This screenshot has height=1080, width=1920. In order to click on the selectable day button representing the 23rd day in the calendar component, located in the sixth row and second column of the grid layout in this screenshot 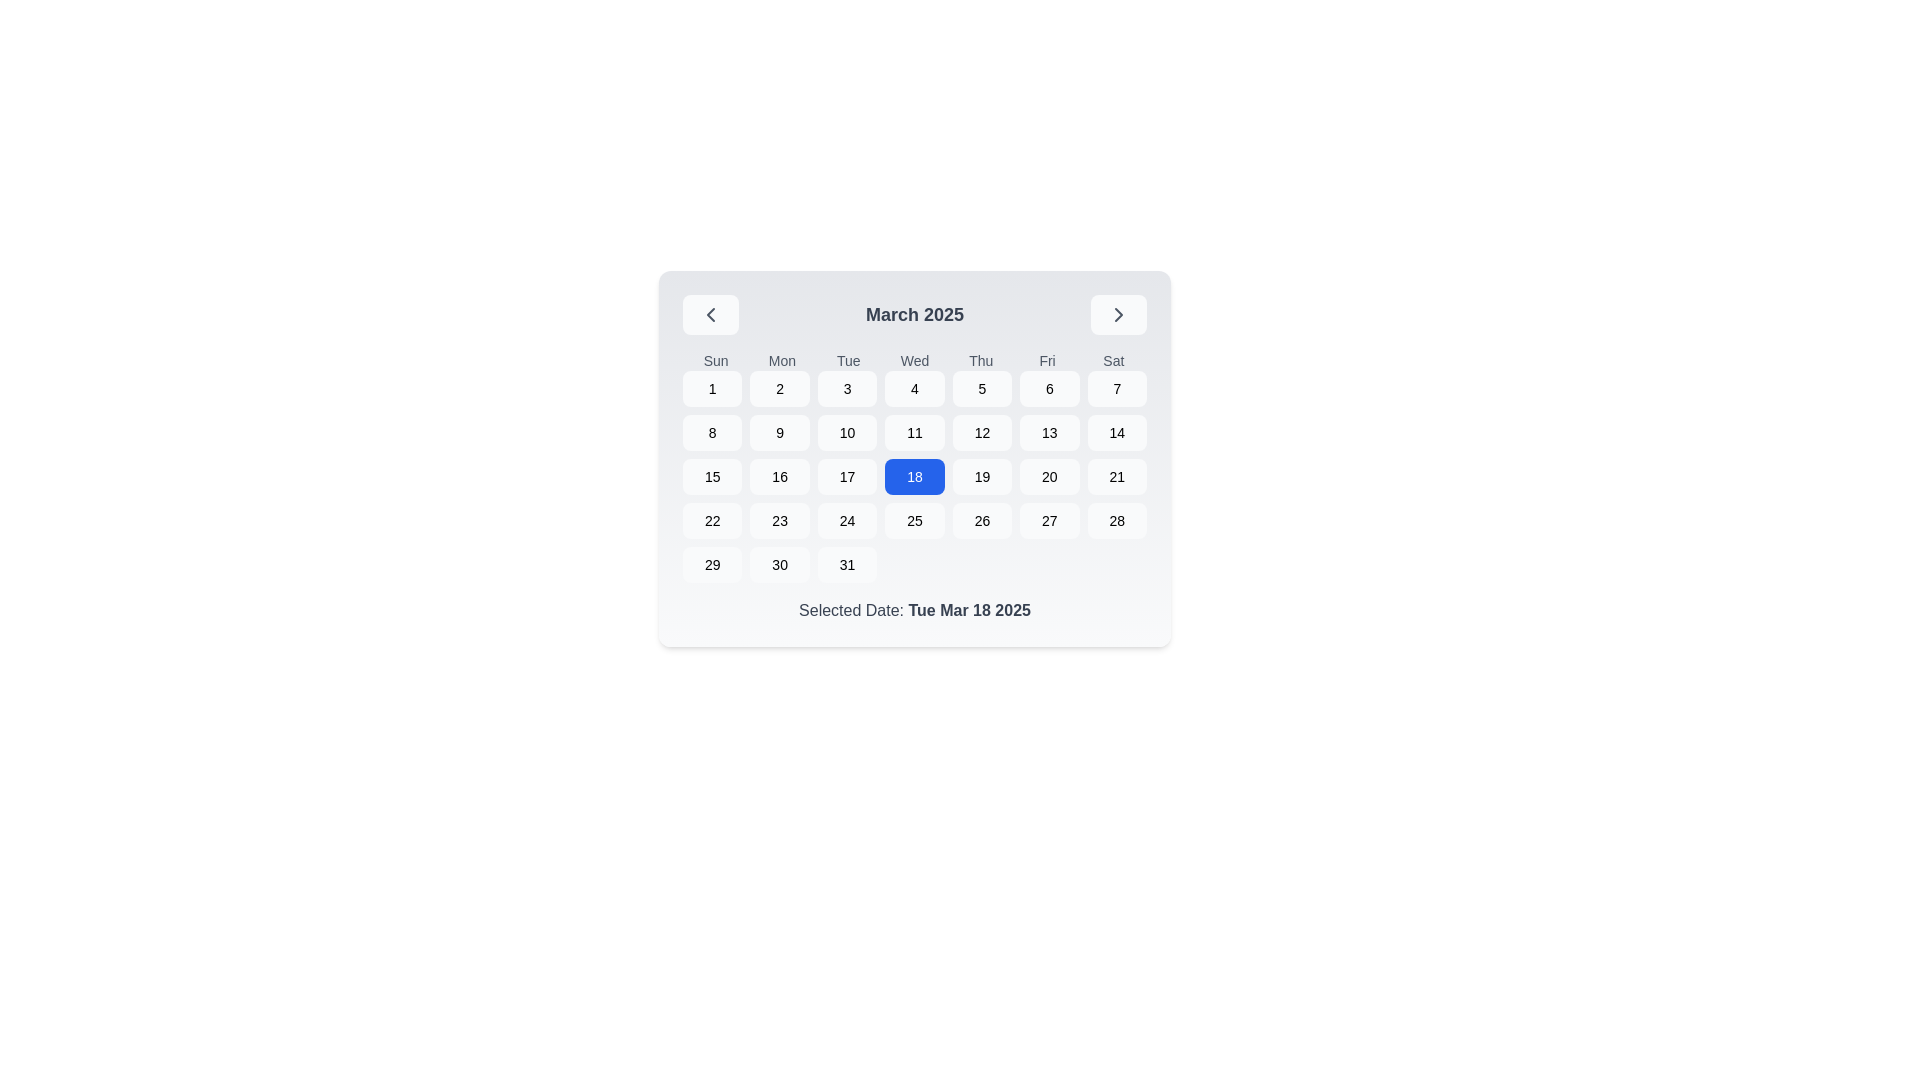, I will do `click(779, 519)`.